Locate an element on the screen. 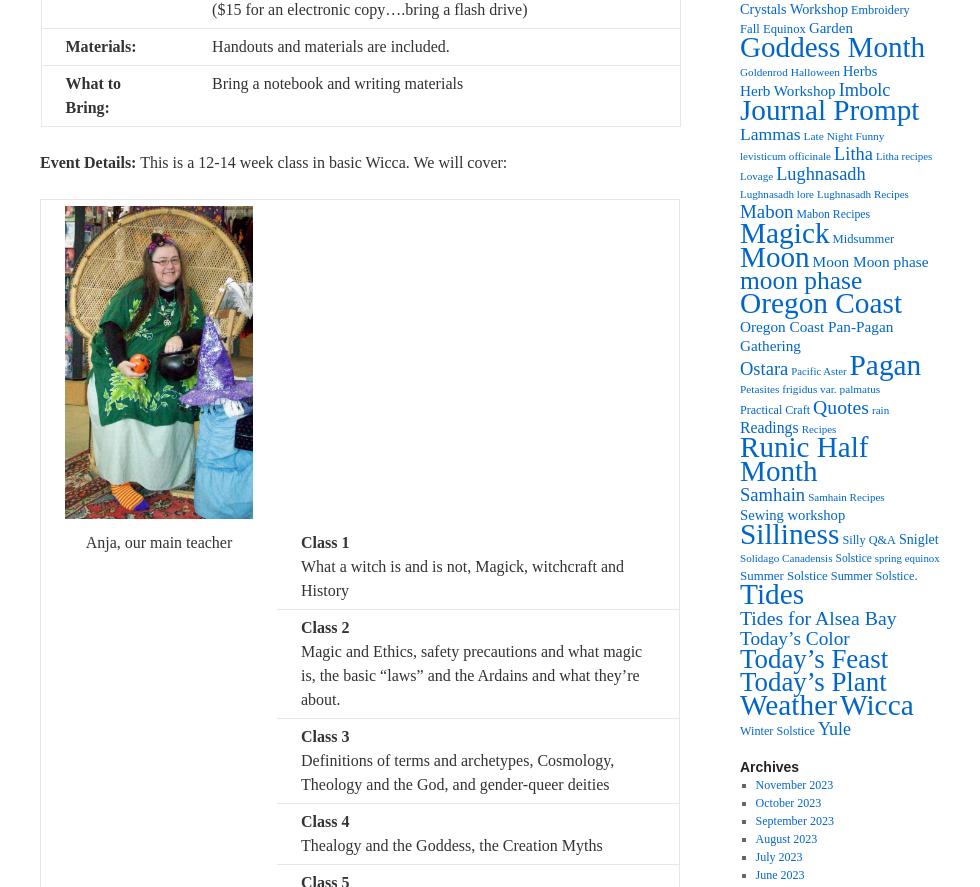 Image resolution: width=980 pixels, height=887 pixels. 'Class 2' is located at coordinates (300, 626).